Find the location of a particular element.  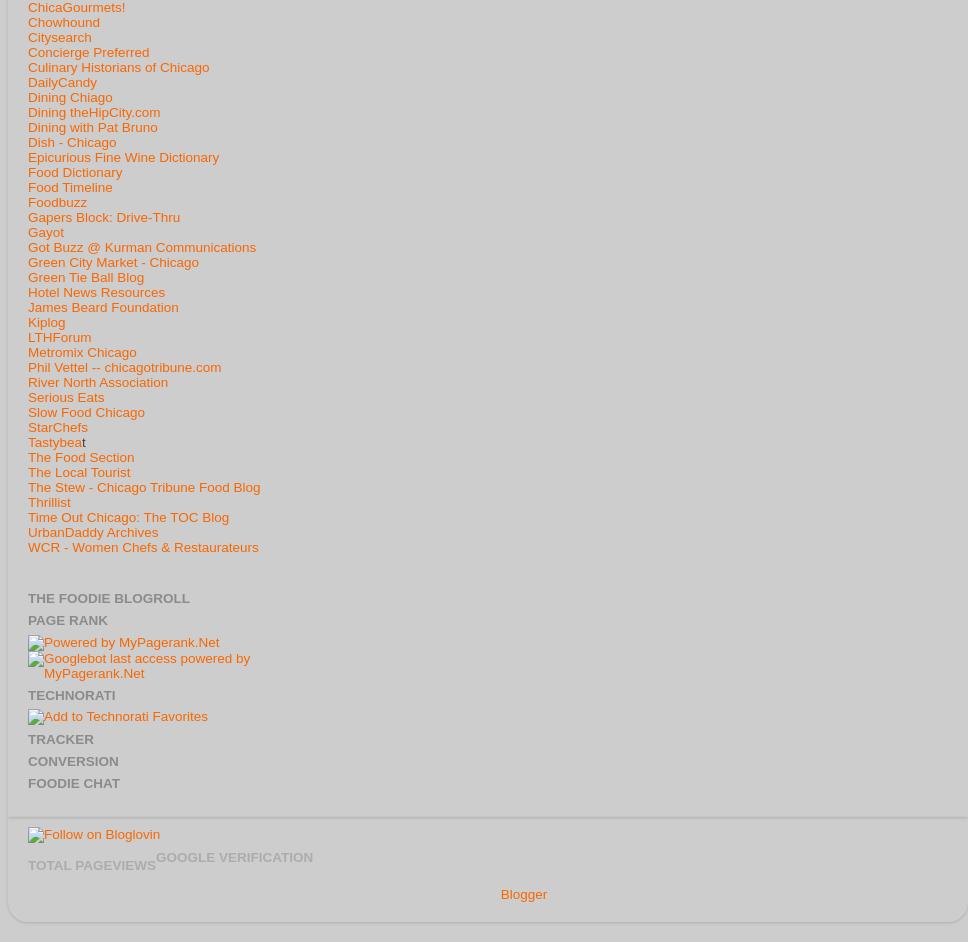

'The Stew - Chicago Tribune Food Blog' is located at coordinates (143, 486).